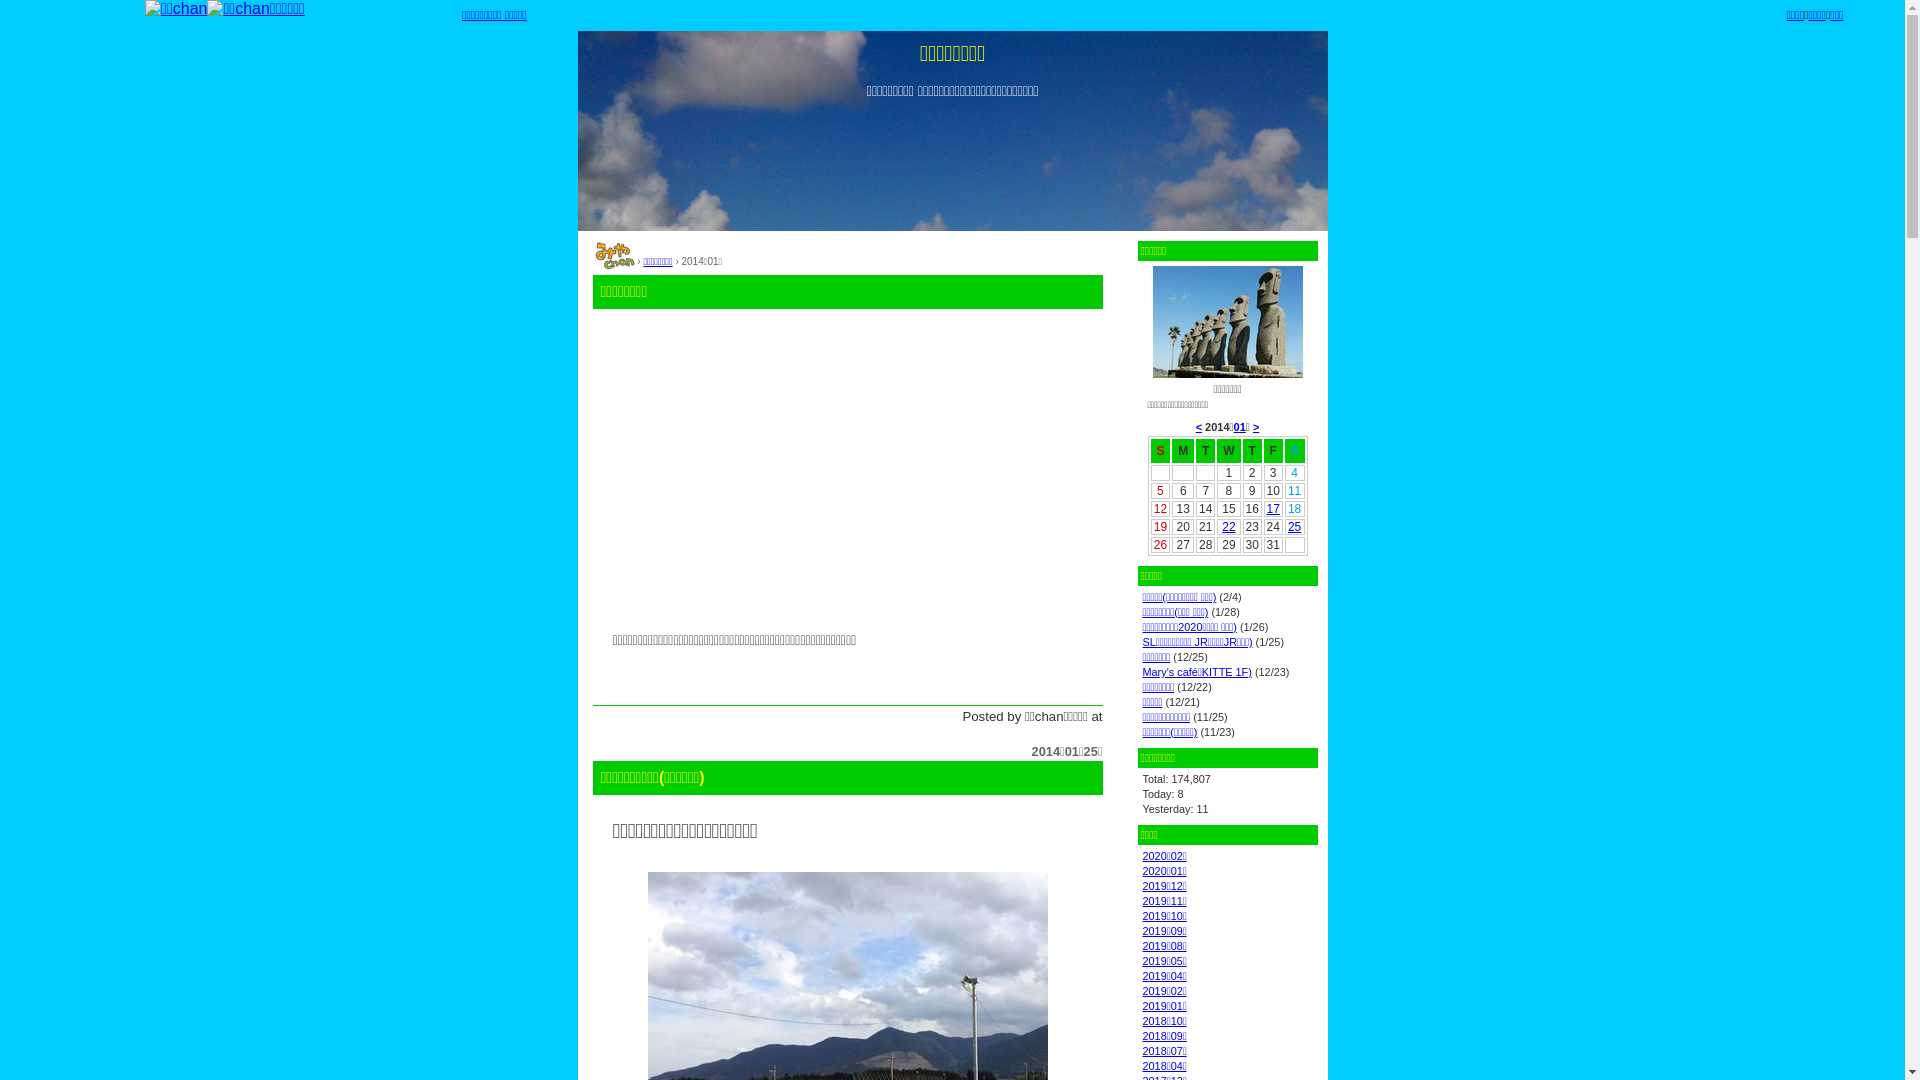 The height and width of the screenshot is (1080, 1920). Describe the element at coordinates (1255, 426) in the screenshot. I see `'>'` at that location.